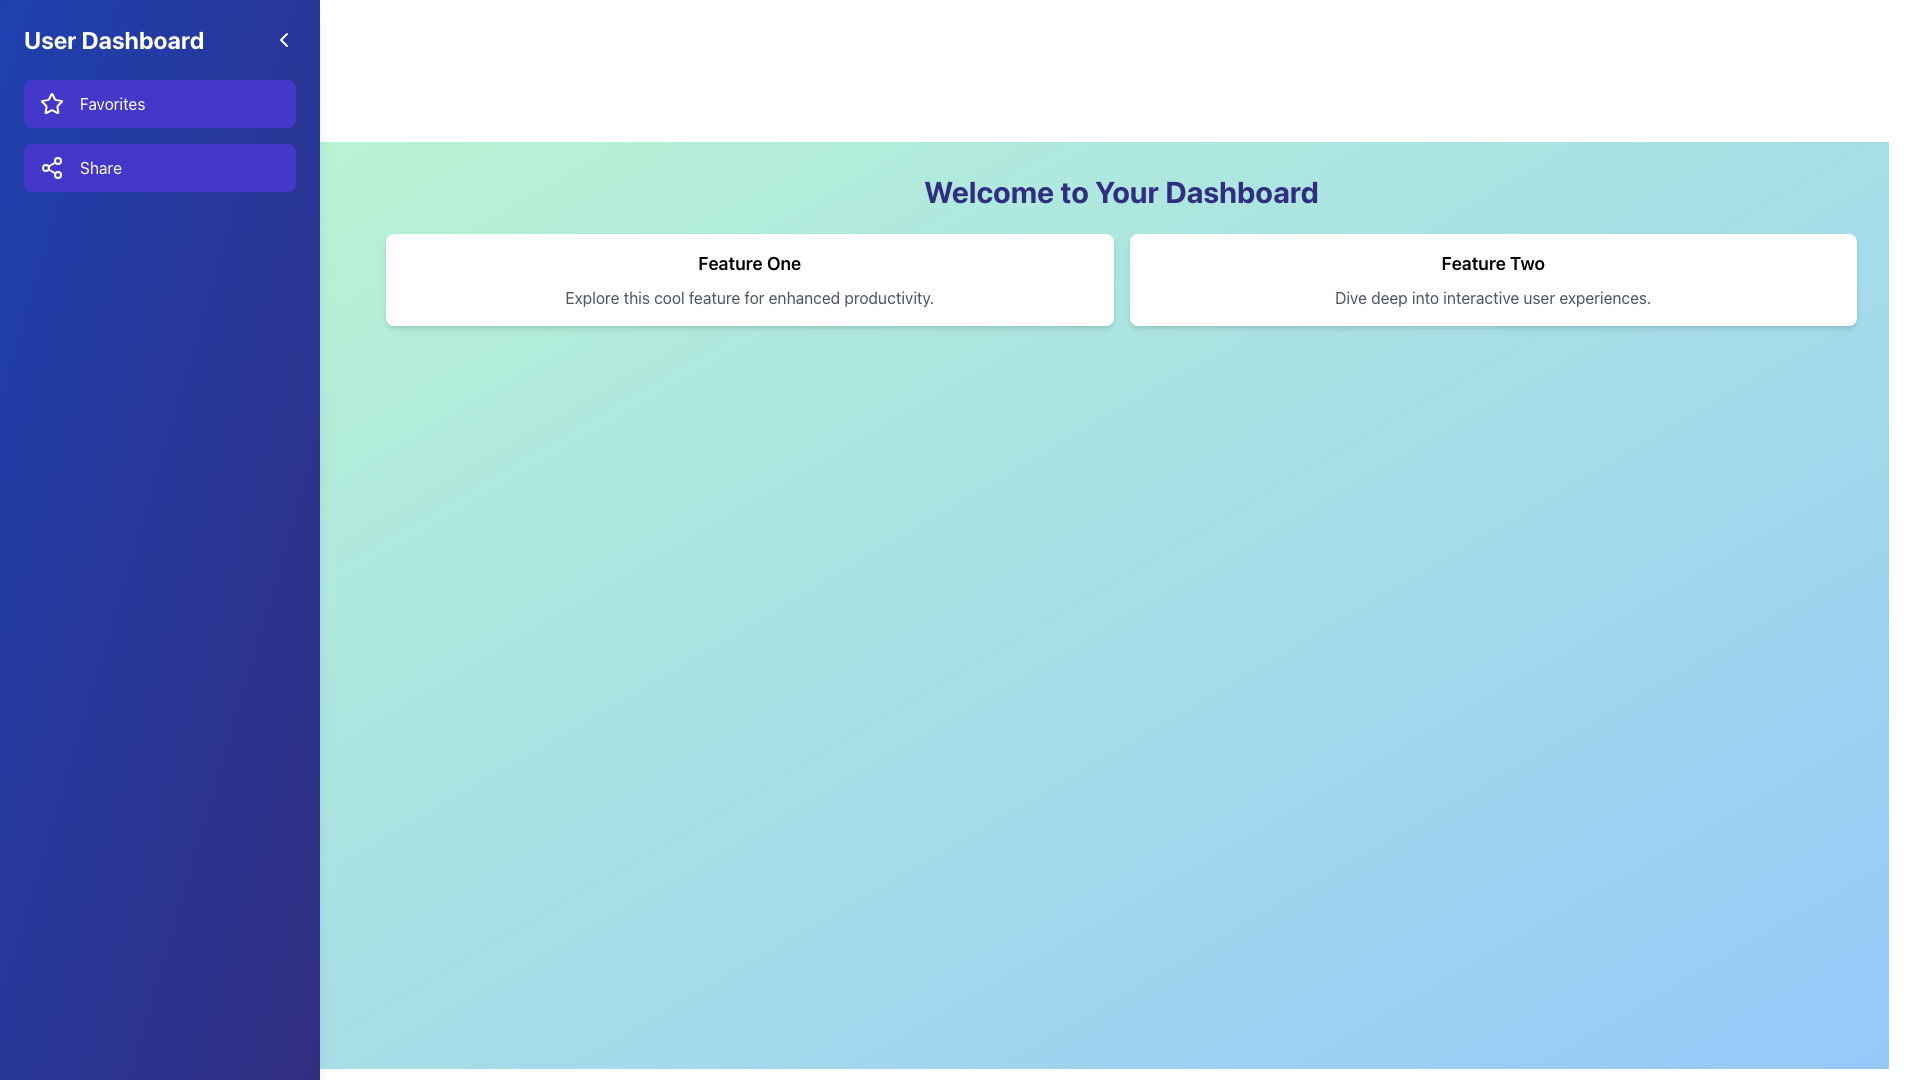  I want to click on the chevron icon in the User Dashboard header, so click(158, 39).